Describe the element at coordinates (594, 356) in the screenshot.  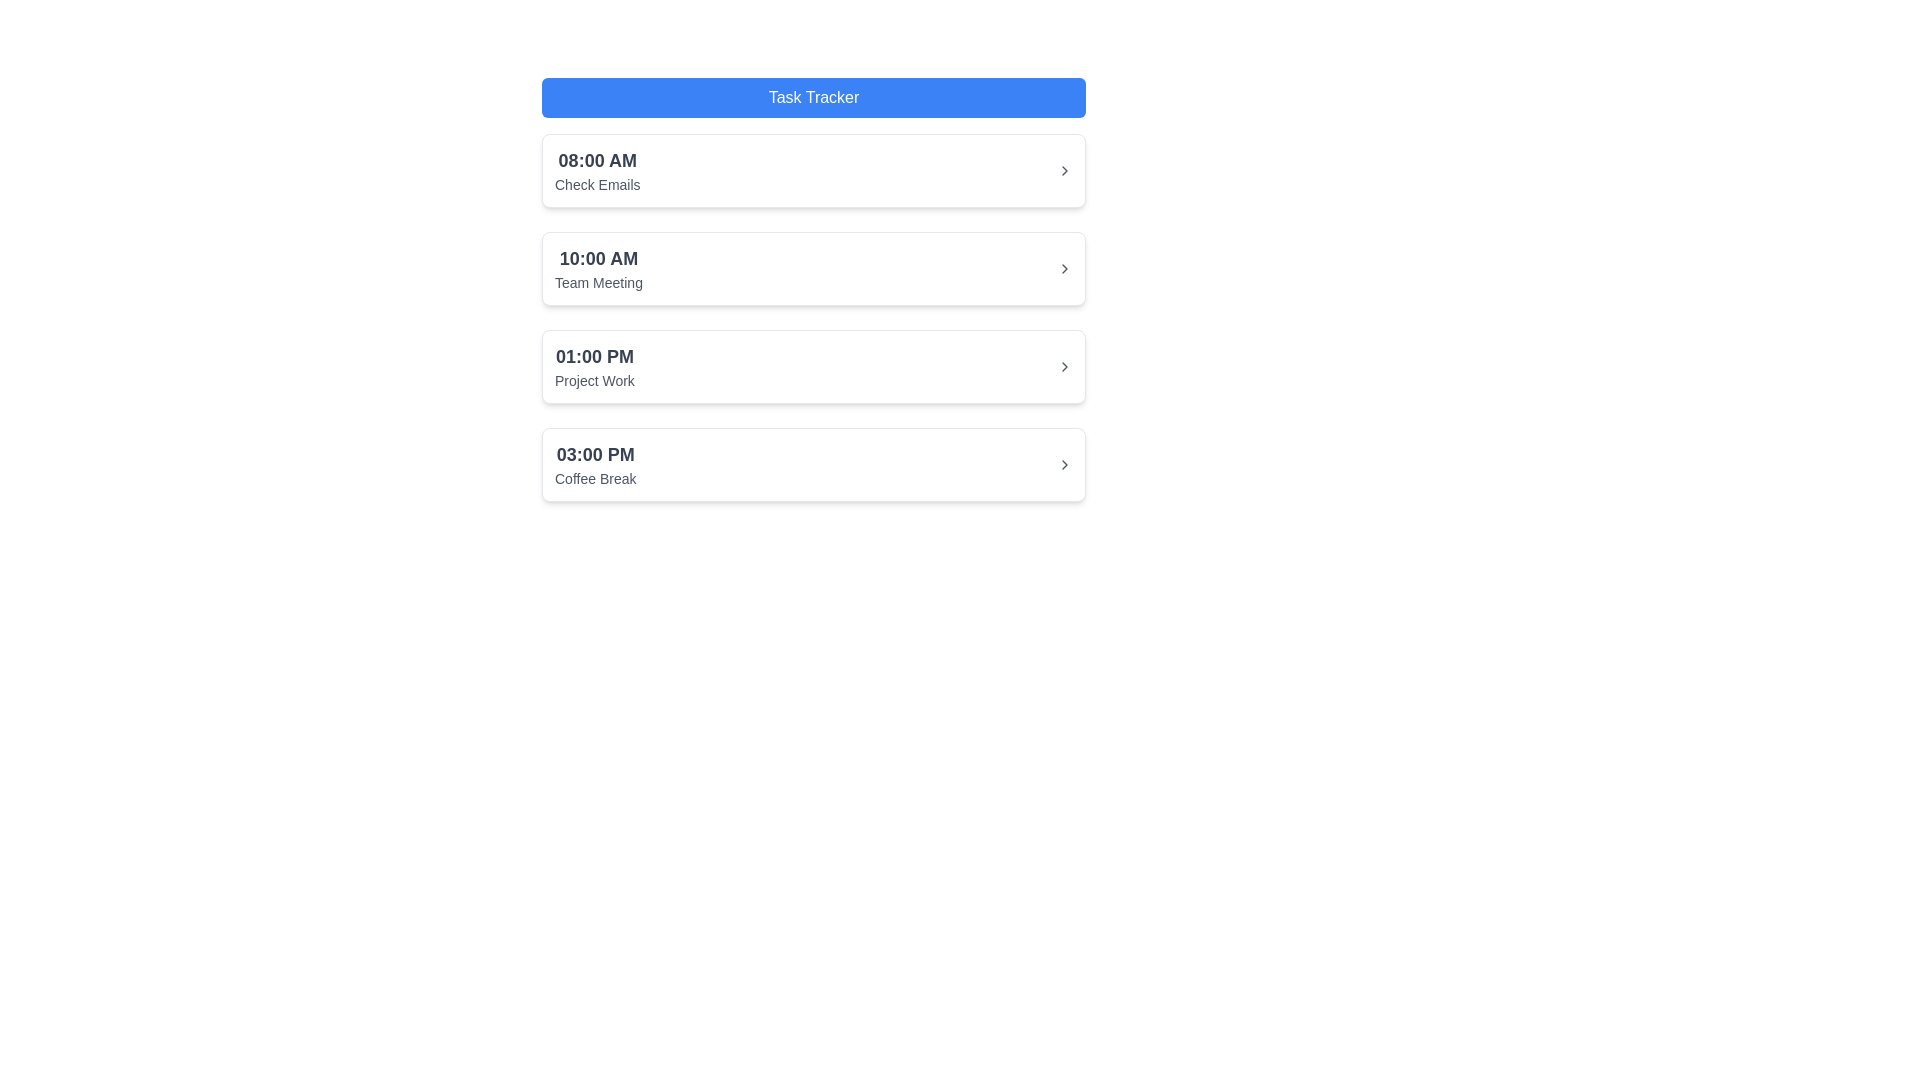
I see `the static text label displaying '01:00 PM' which is the third entry in the scheduled task list, positioned above 'Project Work.'` at that location.